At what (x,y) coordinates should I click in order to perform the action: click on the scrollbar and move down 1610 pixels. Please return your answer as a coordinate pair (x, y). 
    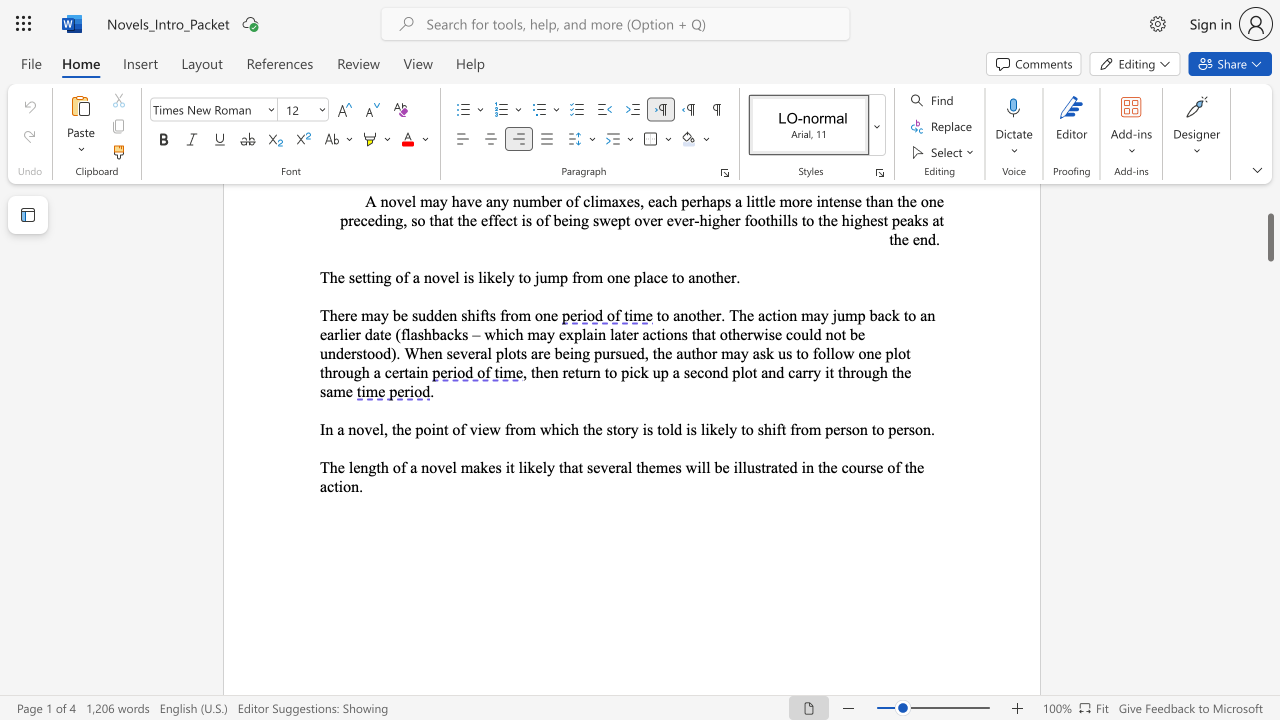
    Looking at the image, I should click on (1269, 237).